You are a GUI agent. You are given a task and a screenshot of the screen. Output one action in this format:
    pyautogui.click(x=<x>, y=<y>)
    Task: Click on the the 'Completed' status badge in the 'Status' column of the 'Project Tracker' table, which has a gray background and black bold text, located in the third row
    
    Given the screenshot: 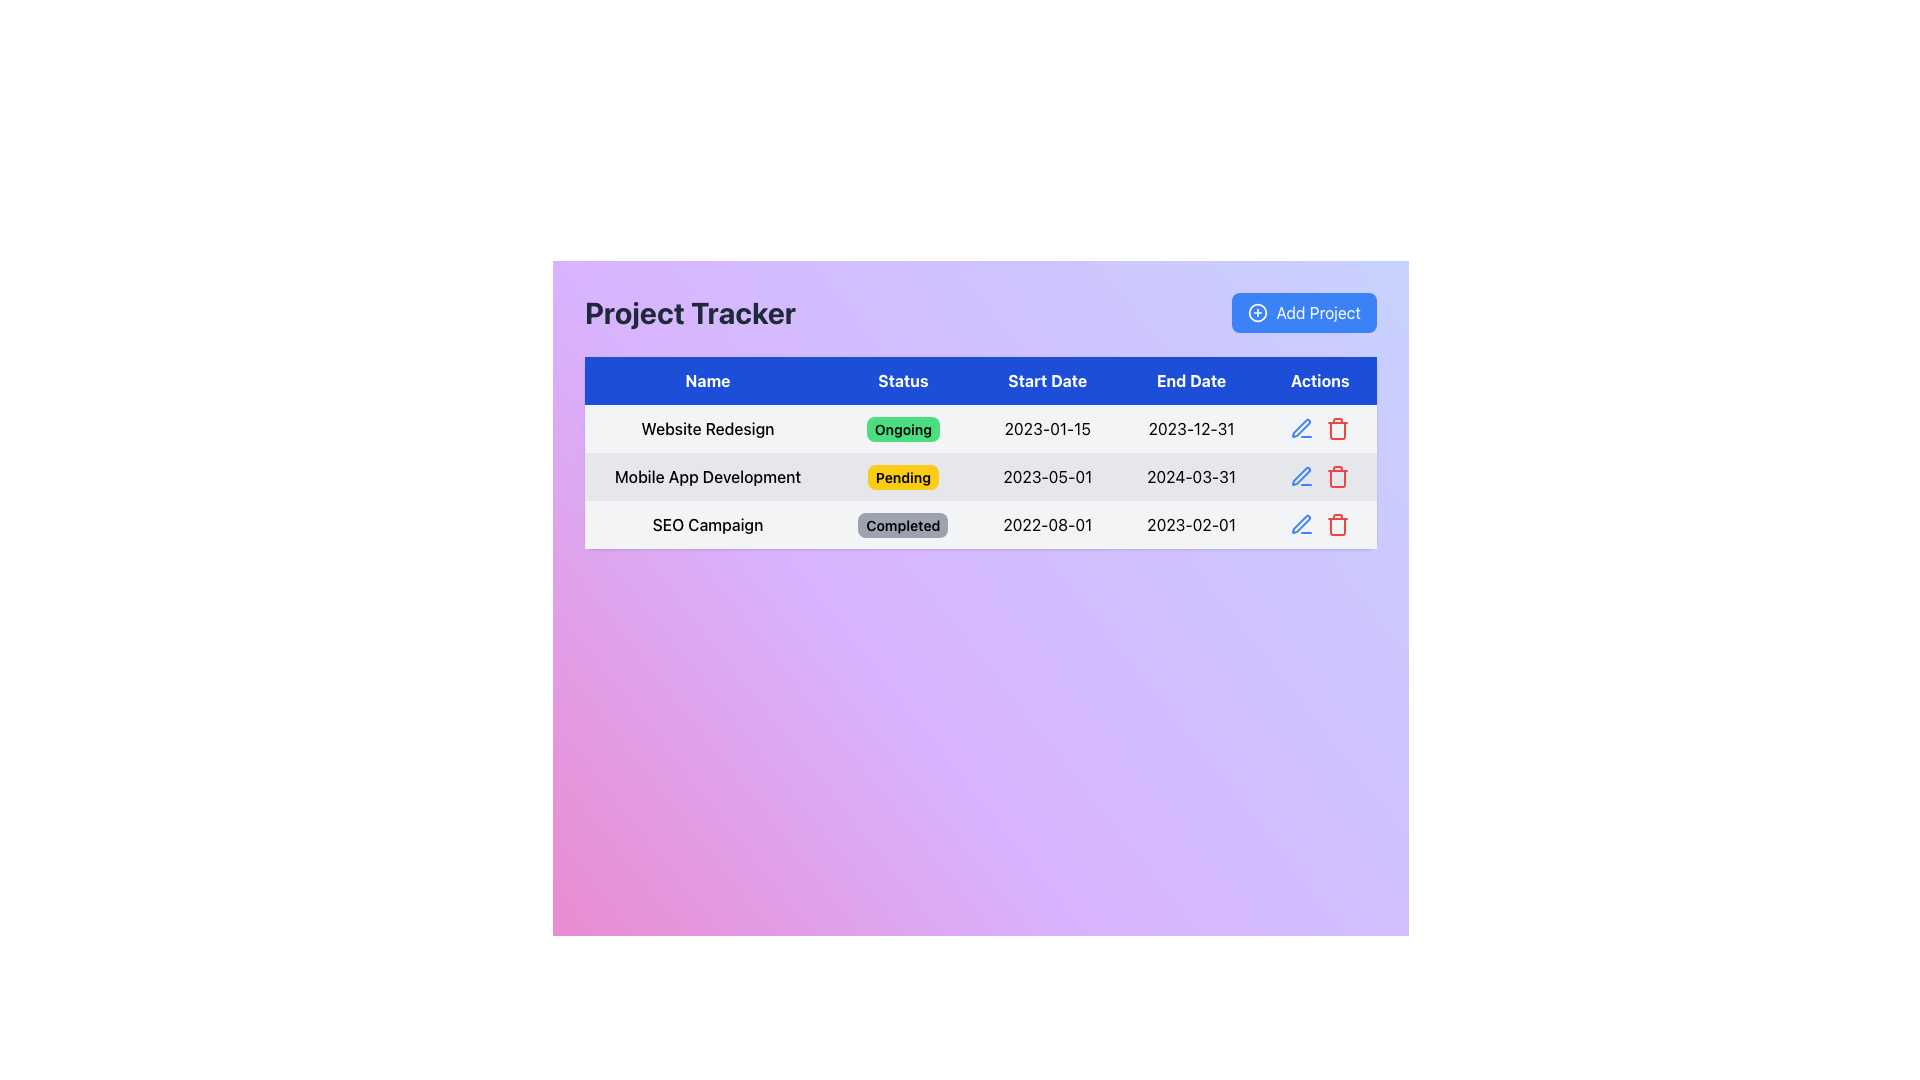 What is the action you would take?
    pyautogui.click(x=902, y=524)
    